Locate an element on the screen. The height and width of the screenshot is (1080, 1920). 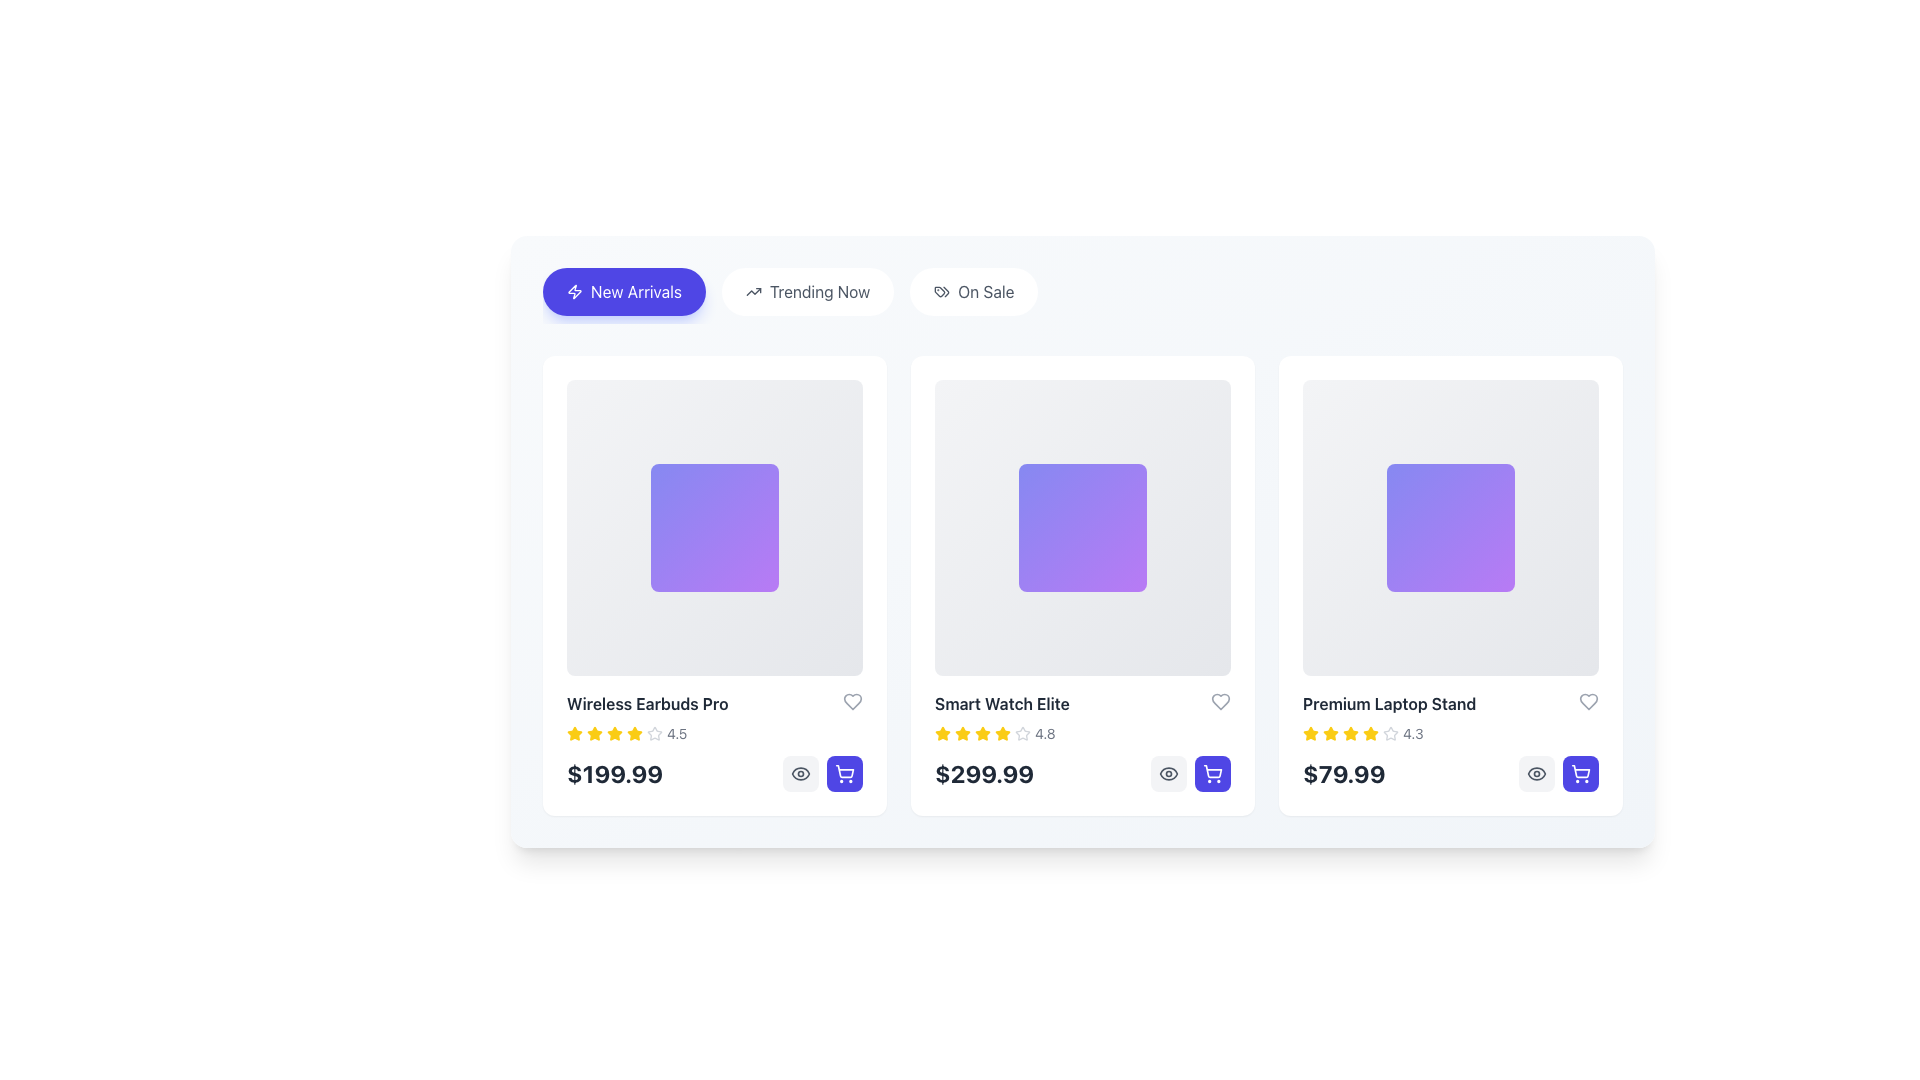
the second star icon in the 'Premium Laptop Stand' section is located at coordinates (1330, 733).